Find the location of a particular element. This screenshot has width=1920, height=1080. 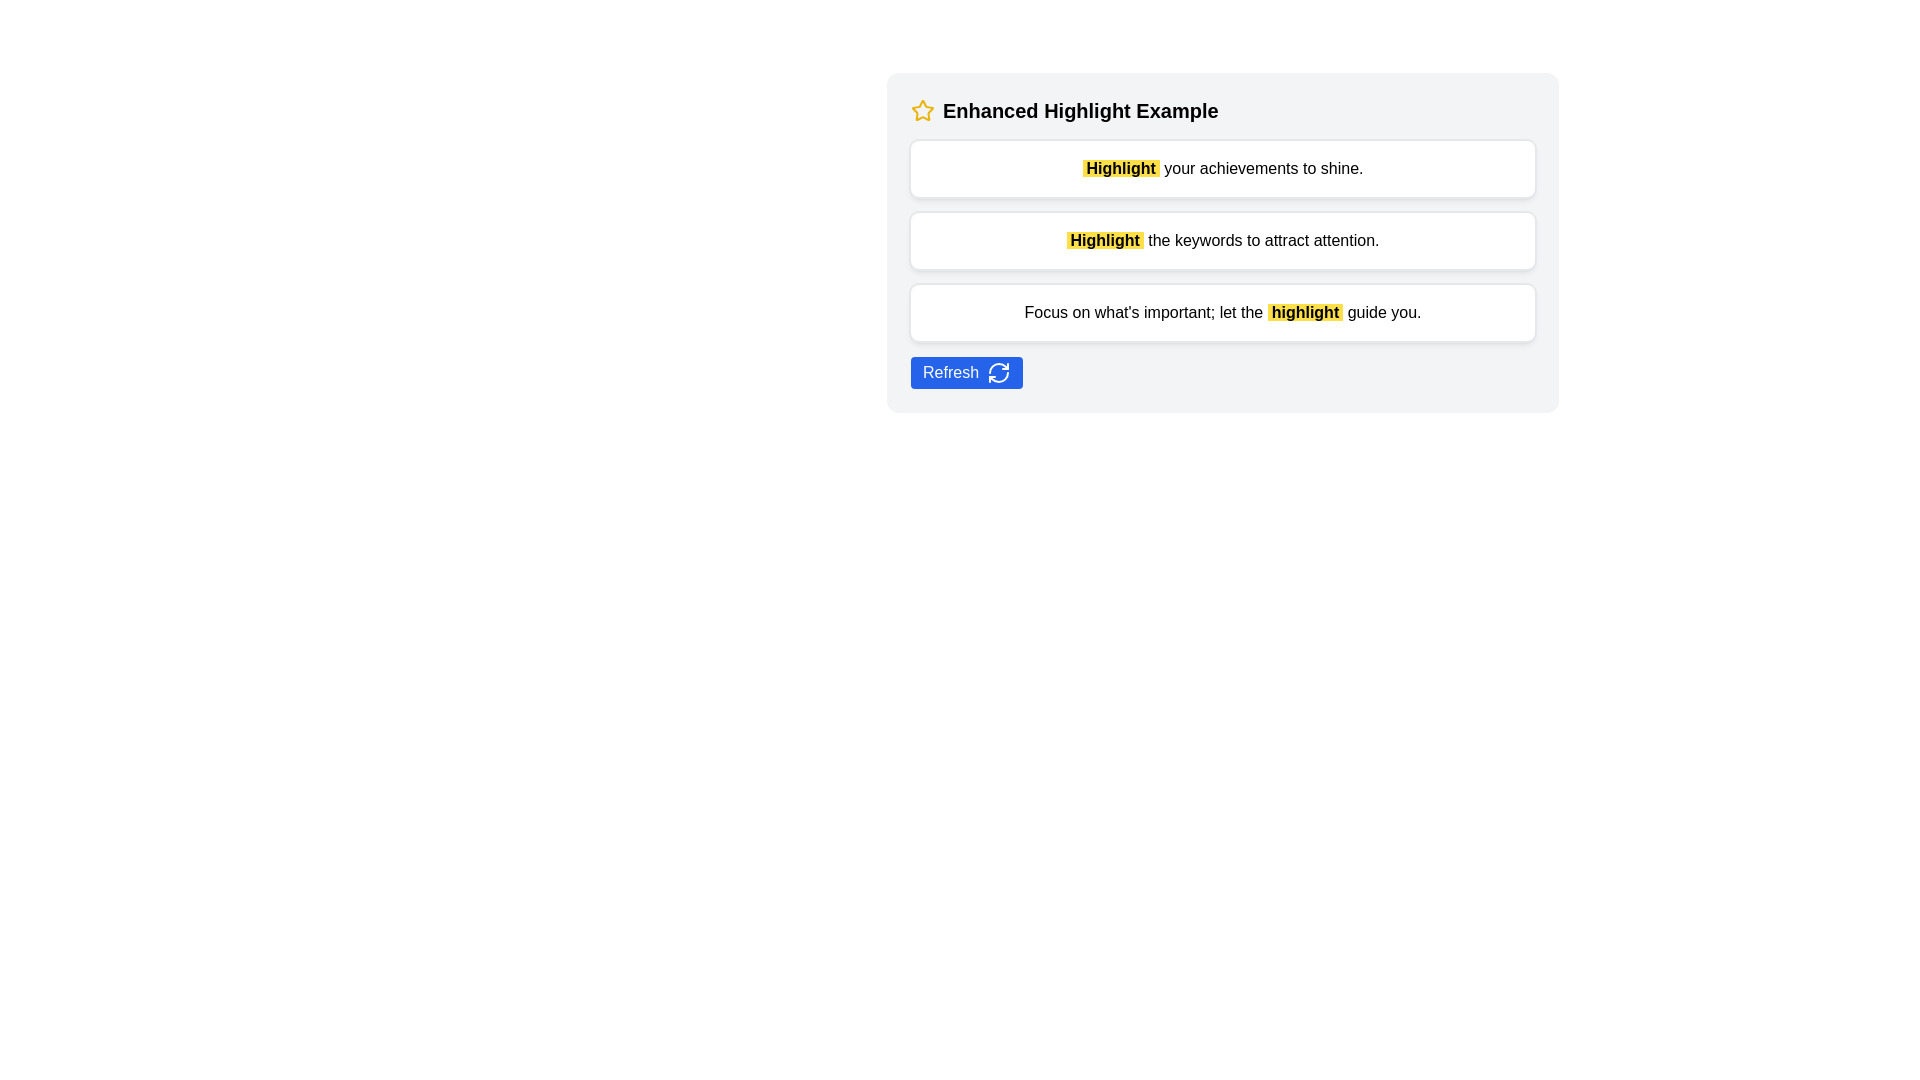

the visual style of the text label emphasizing the word 'highlight' in the phrase '...let the highlight guide you.' is located at coordinates (1305, 312).